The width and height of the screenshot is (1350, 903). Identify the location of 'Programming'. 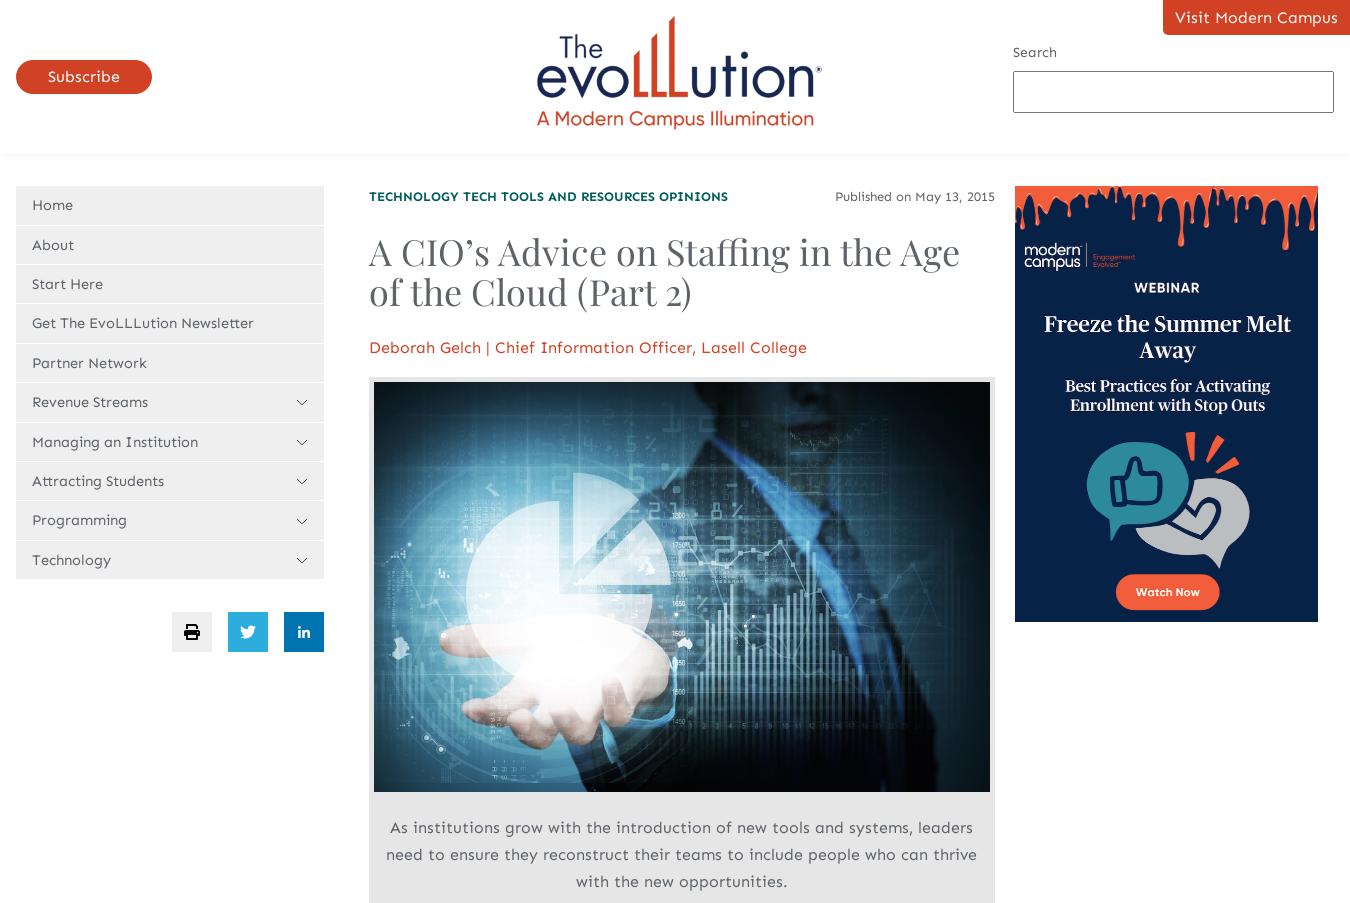
(78, 519).